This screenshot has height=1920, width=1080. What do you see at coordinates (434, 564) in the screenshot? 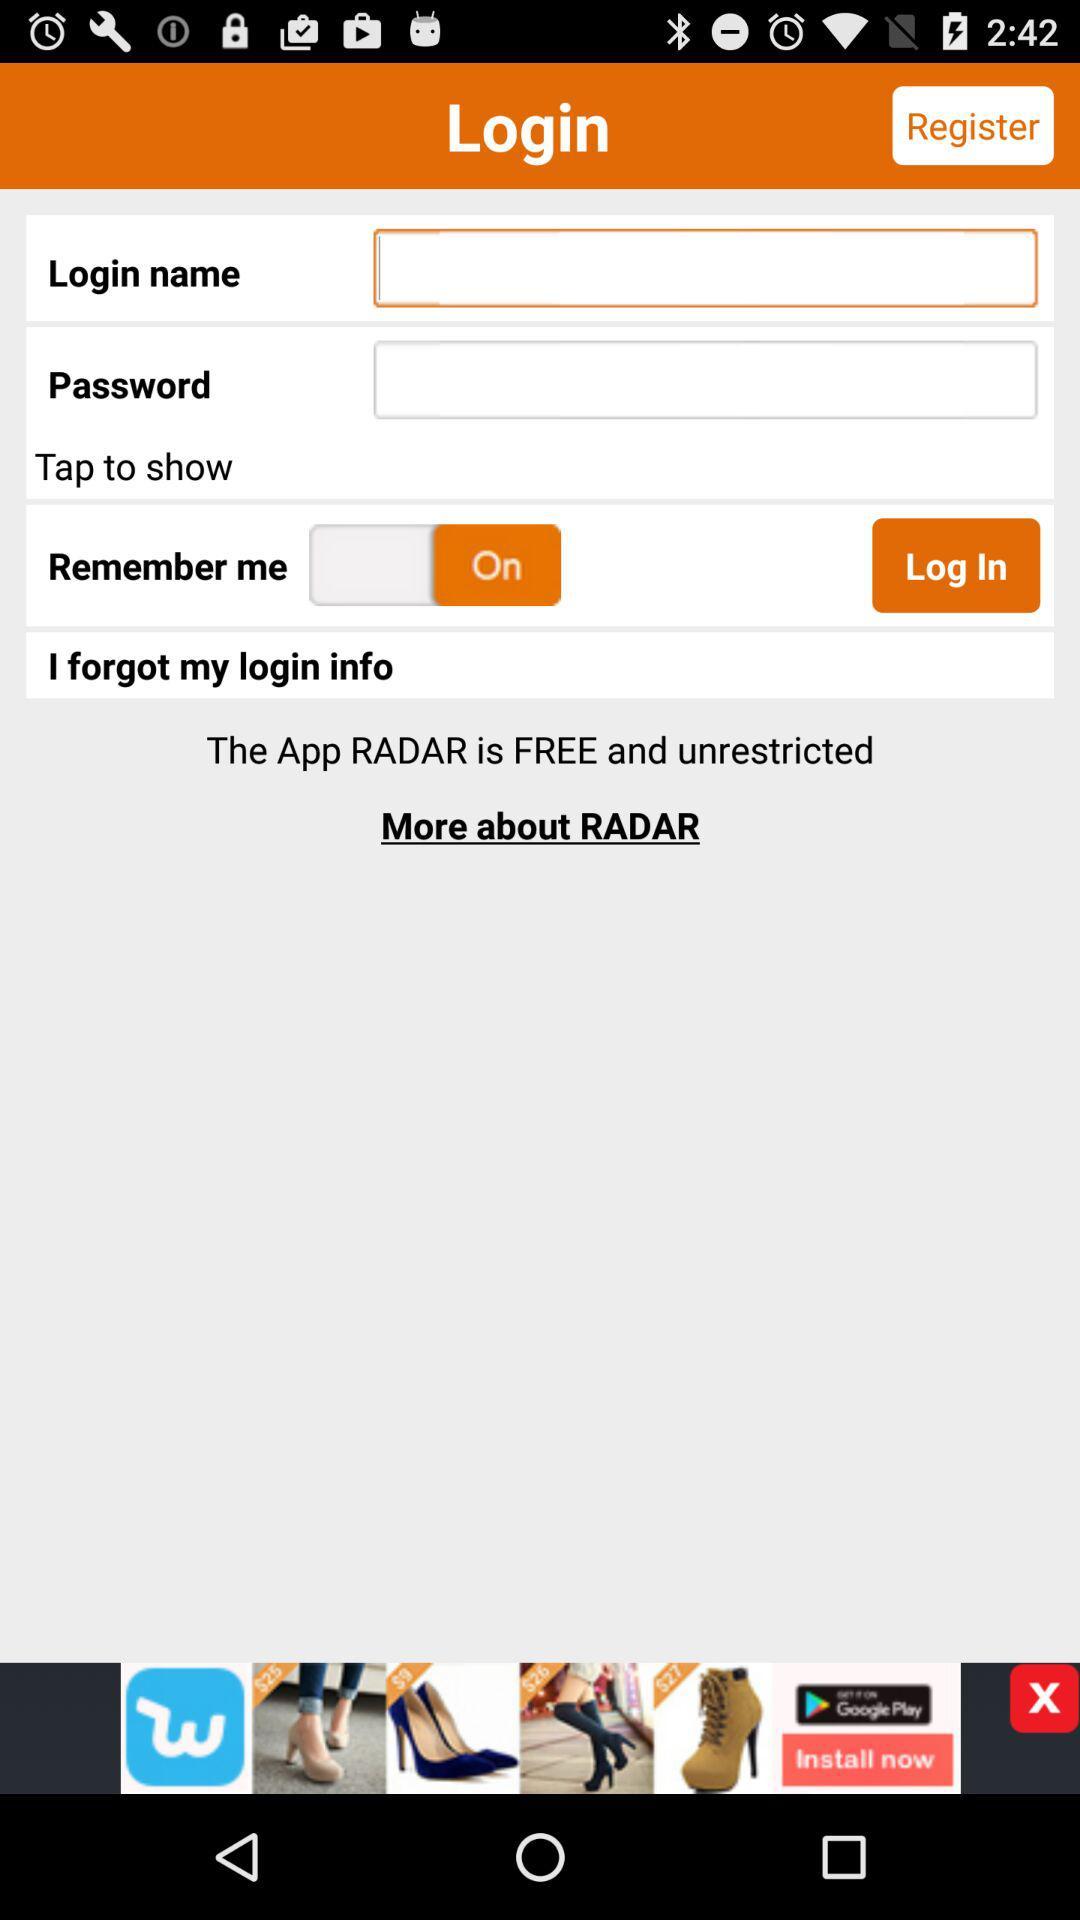
I see `on option next to remember me` at bounding box center [434, 564].